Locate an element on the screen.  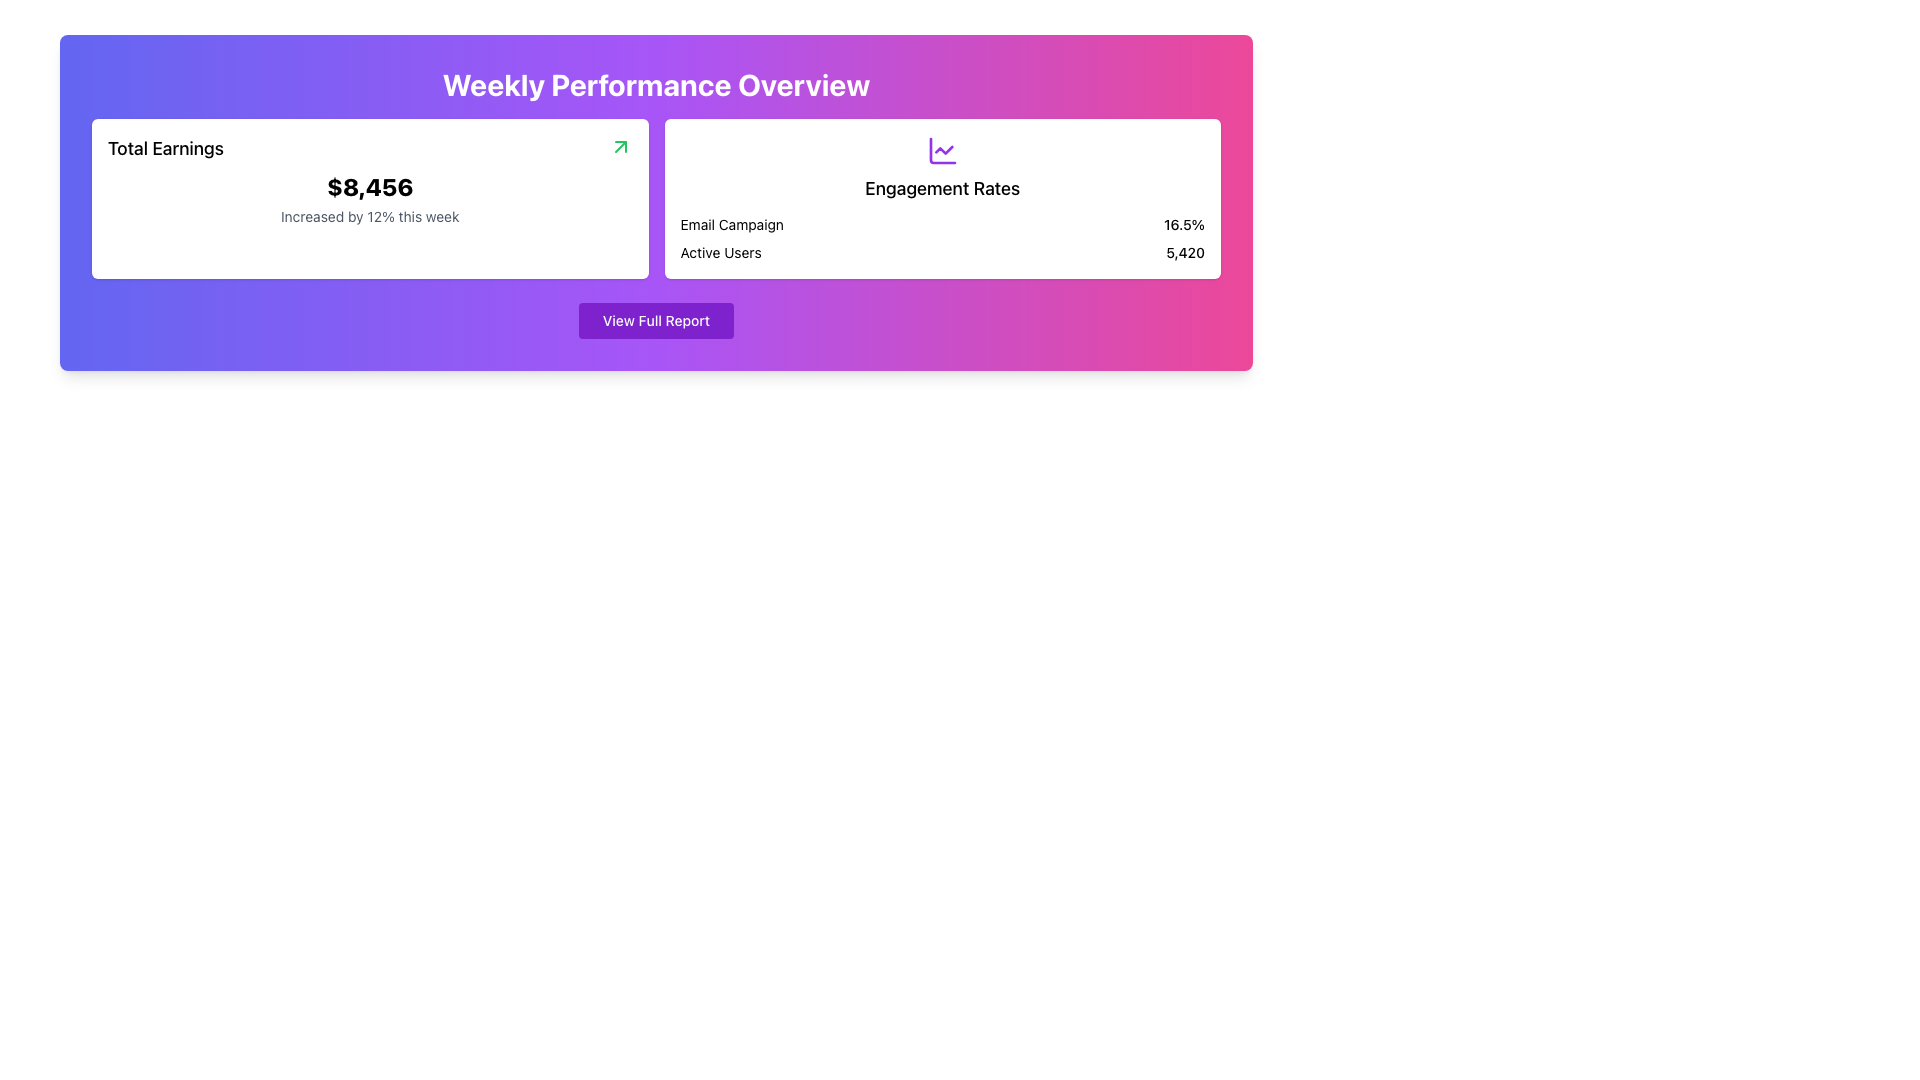
the Title with icon element that serves as a headline for displaying engagement statistics, located at the top-center of the card under 'Weekly Performance Overview' is located at coordinates (941, 168).